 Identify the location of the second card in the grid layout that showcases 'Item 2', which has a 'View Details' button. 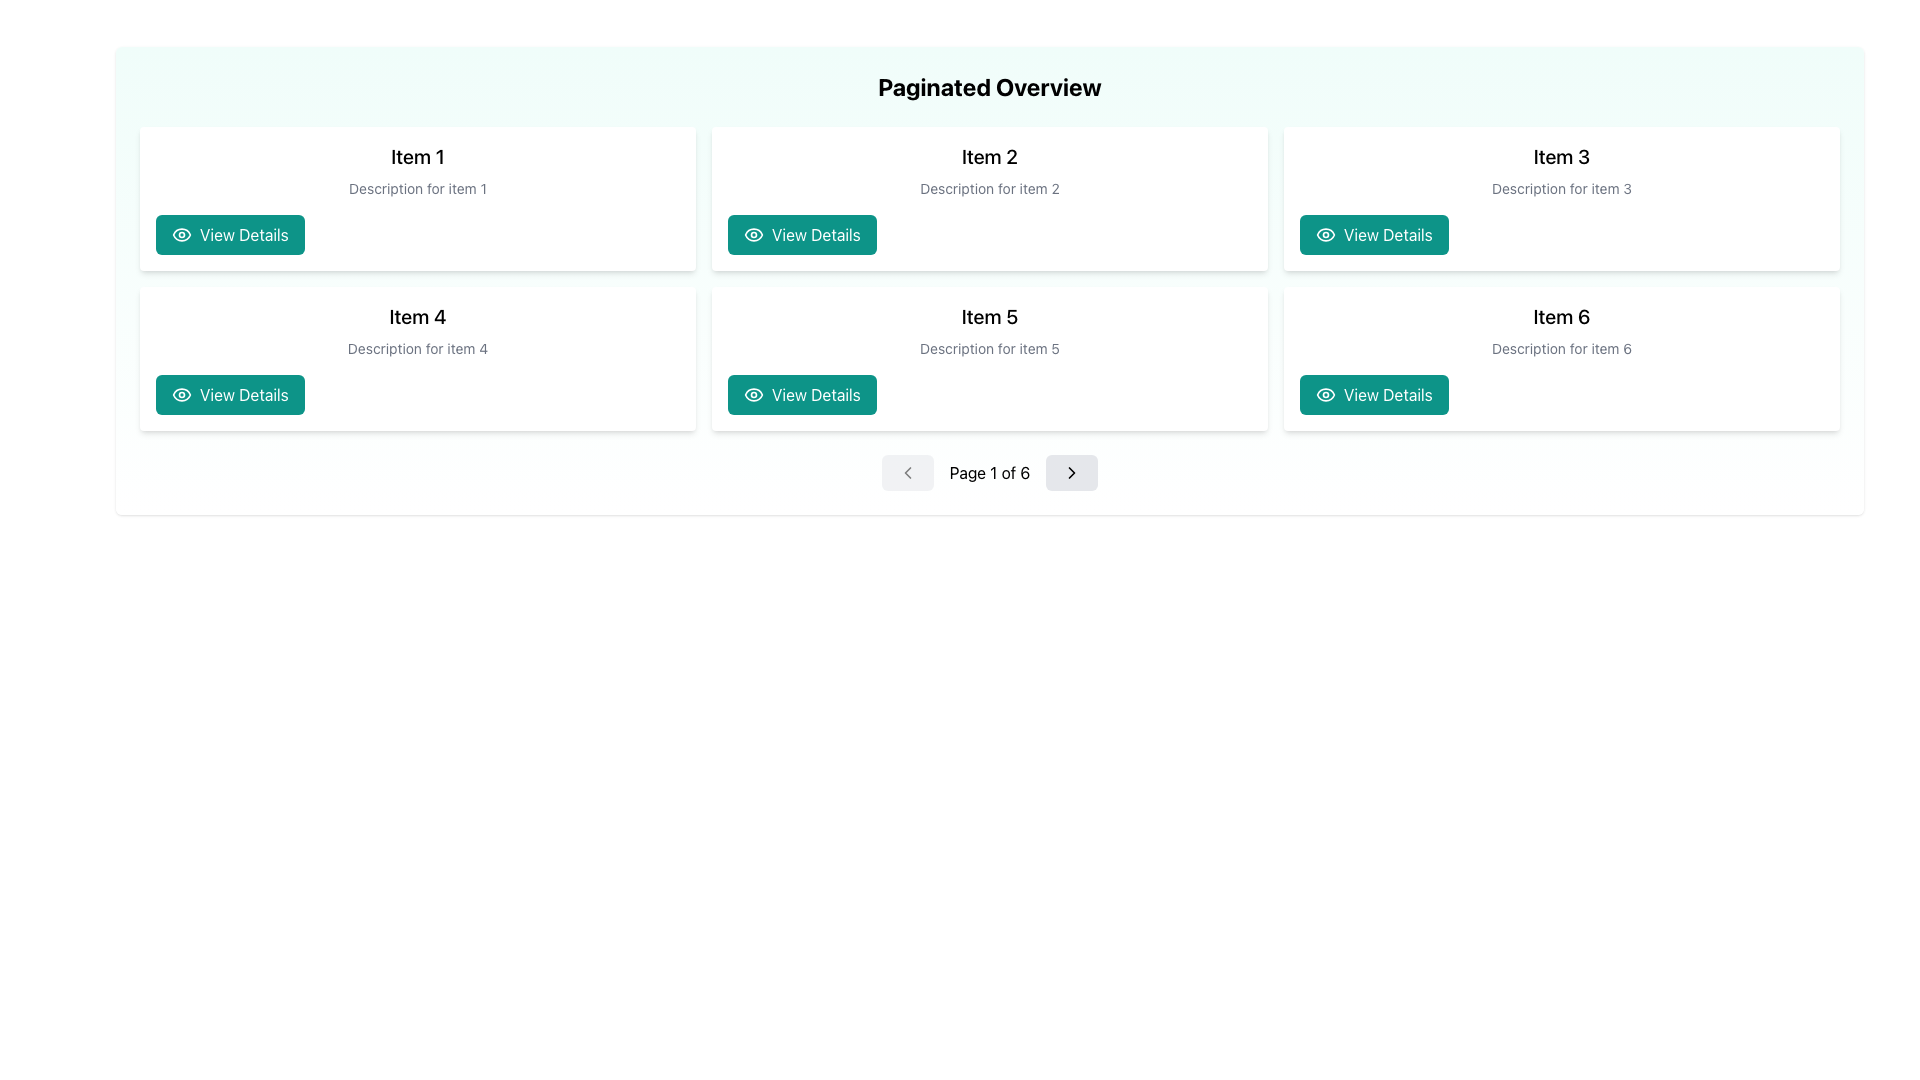
(989, 199).